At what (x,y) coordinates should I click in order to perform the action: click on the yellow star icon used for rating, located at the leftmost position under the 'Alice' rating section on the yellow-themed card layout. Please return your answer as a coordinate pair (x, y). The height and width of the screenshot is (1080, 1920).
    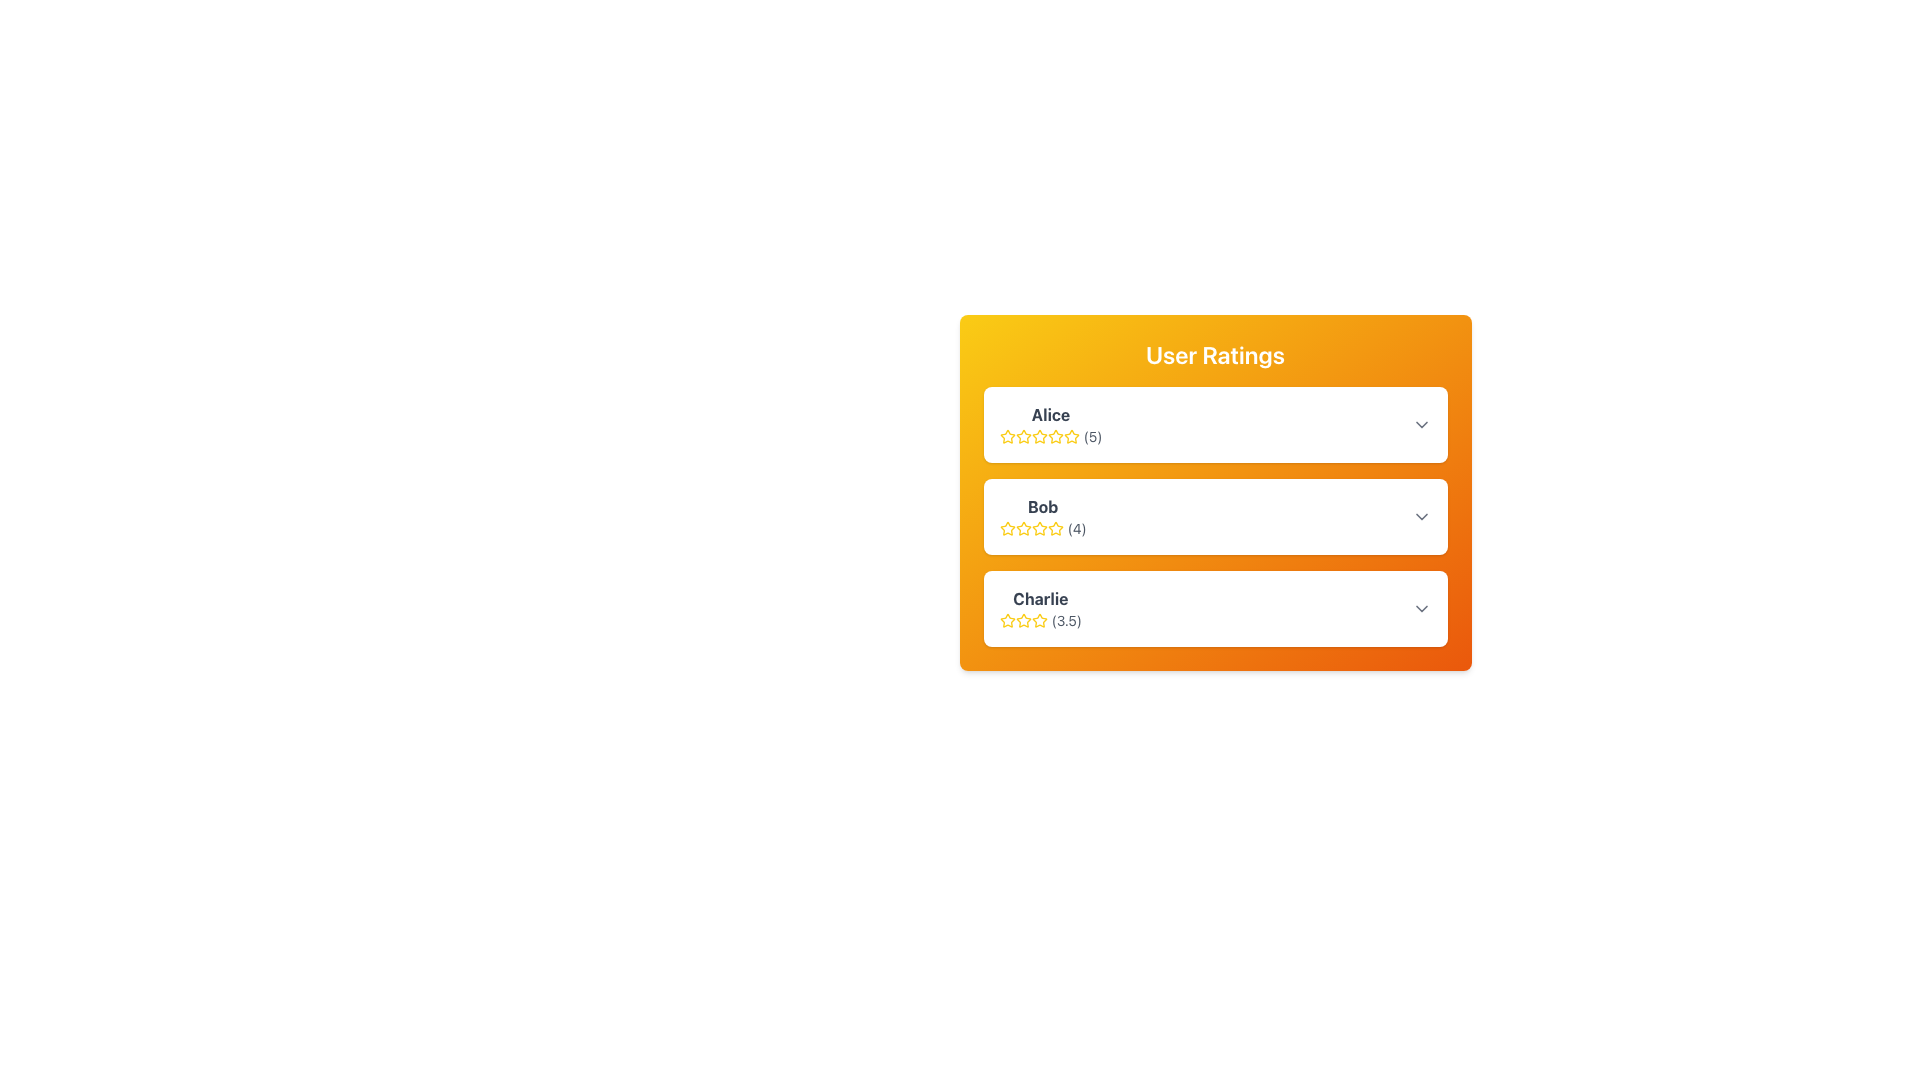
    Looking at the image, I should click on (1023, 435).